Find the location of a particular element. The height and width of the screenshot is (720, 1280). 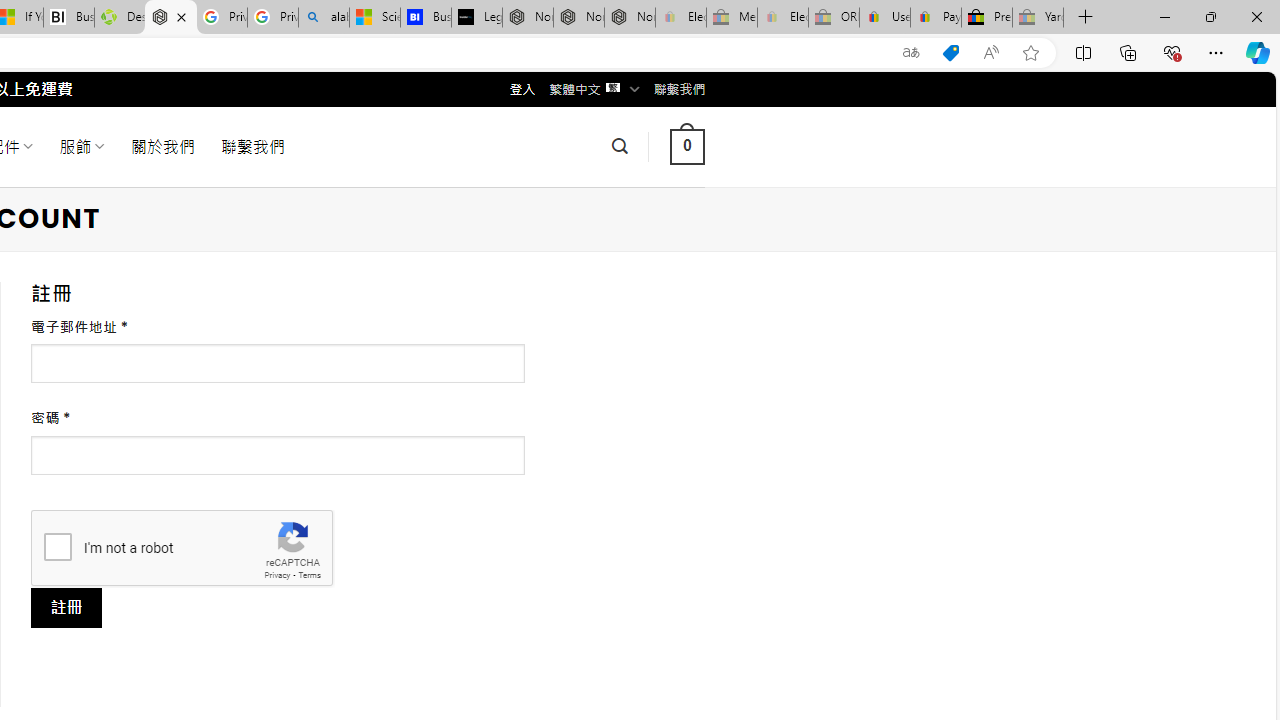

'Terms' is located at coordinates (308, 575).